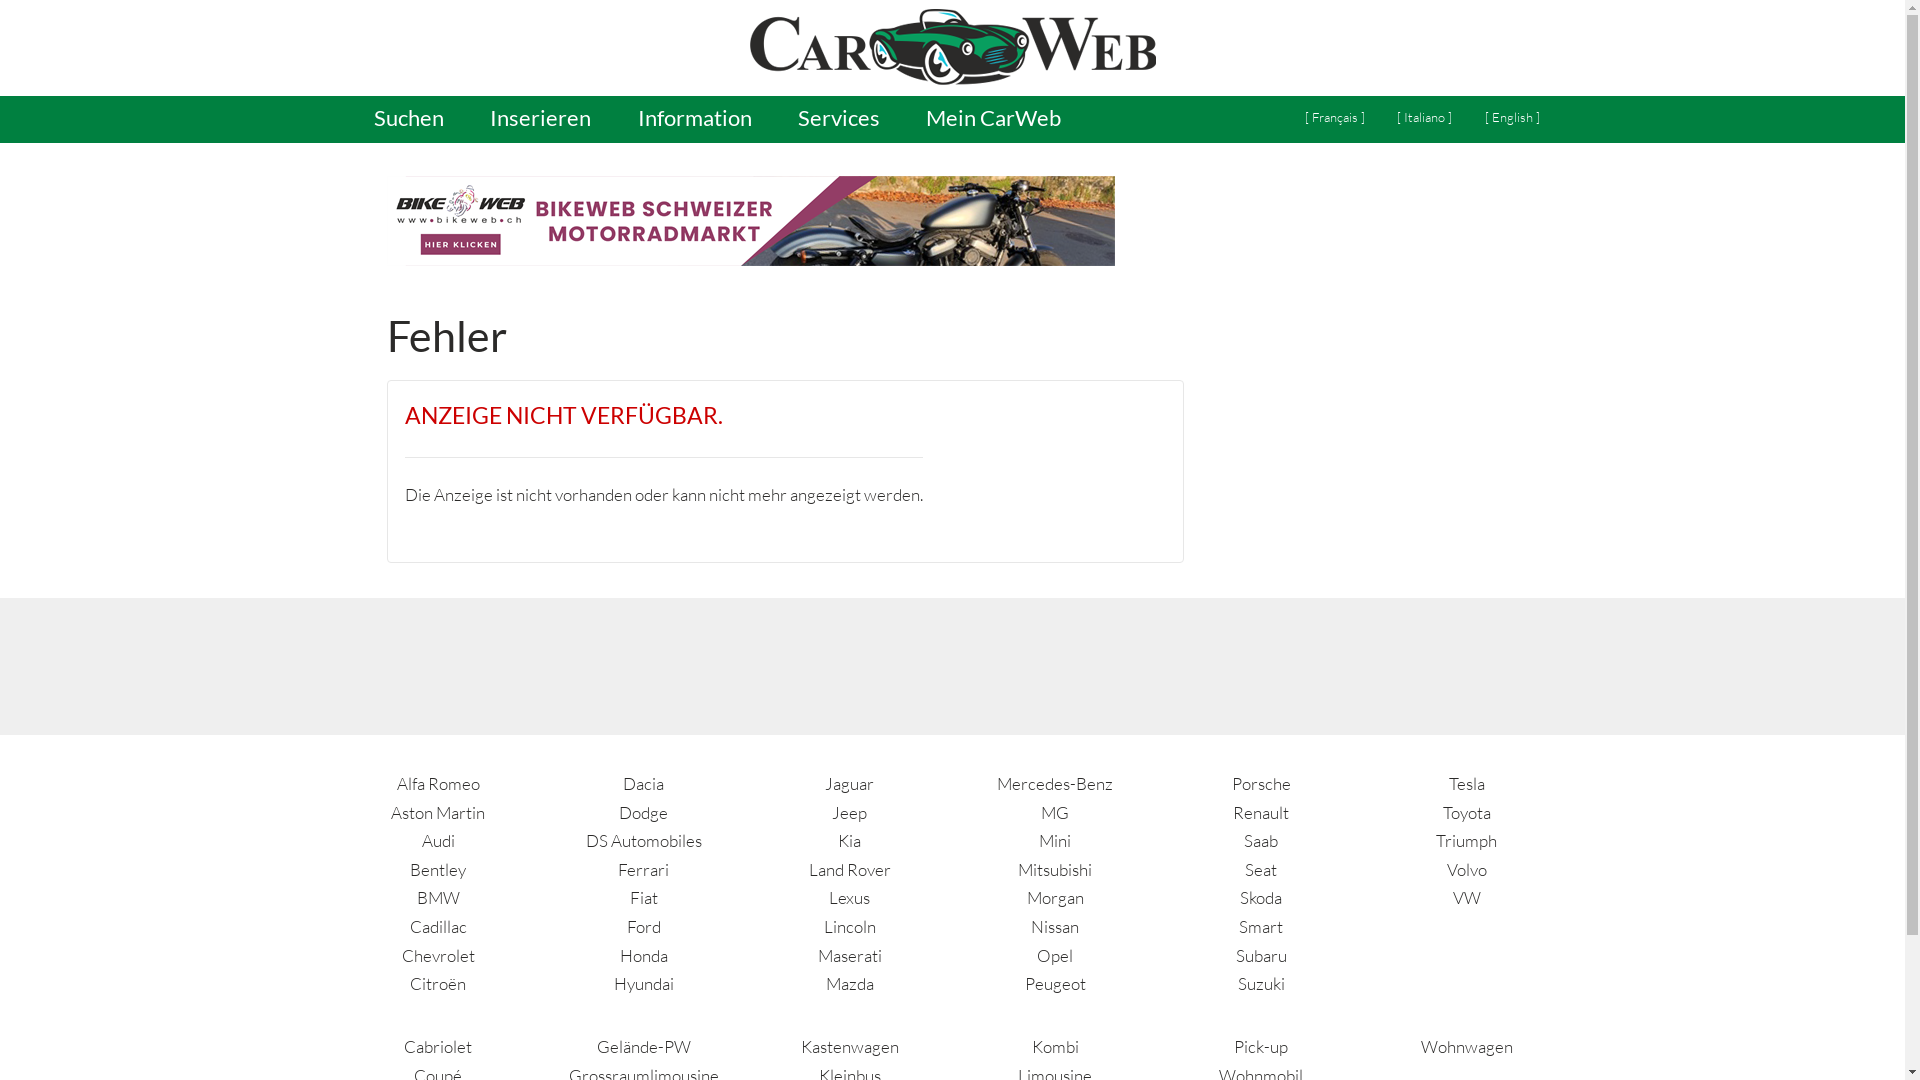 The image size is (1920, 1080). What do you see at coordinates (1467, 1045) in the screenshot?
I see `'Wohnwagen'` at bounding box center [1467, 1045].